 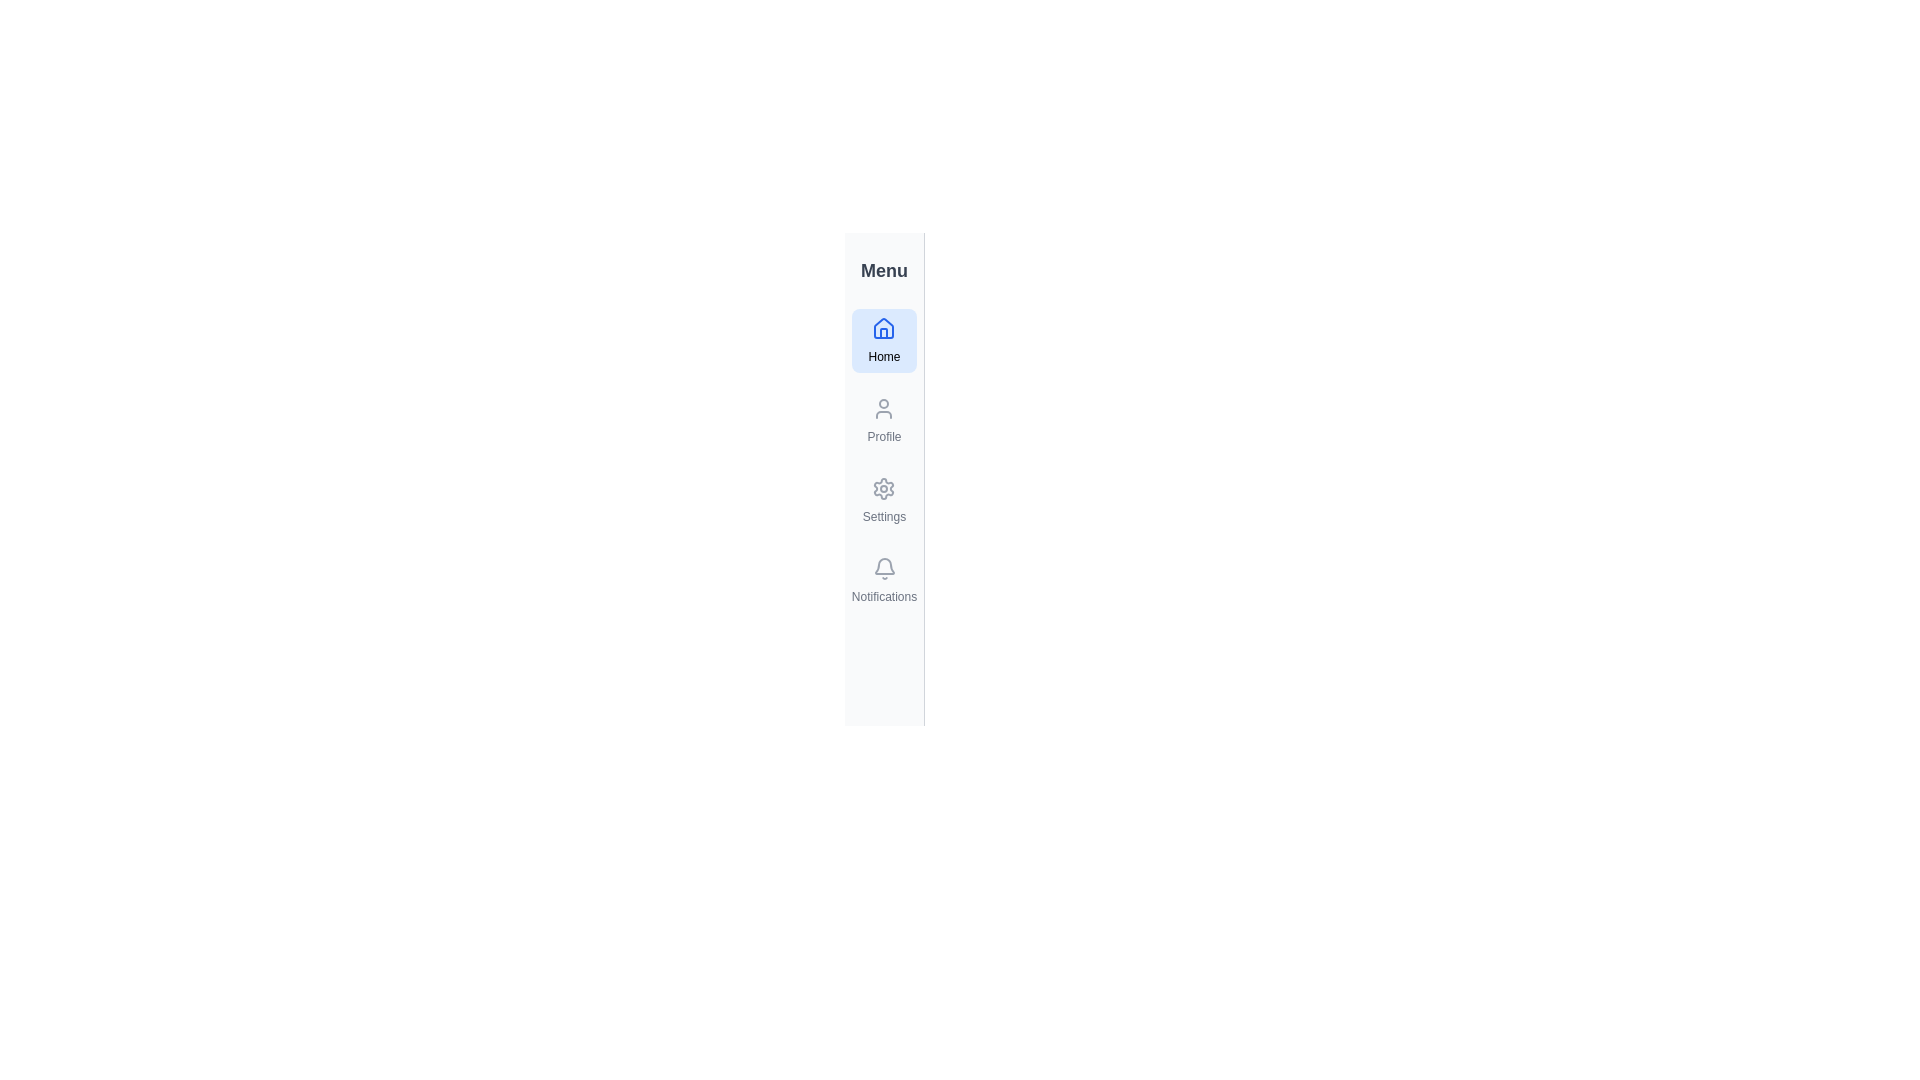 I want to click on the 'Notifications' button using tab navigation, so click(x=883, y=581).